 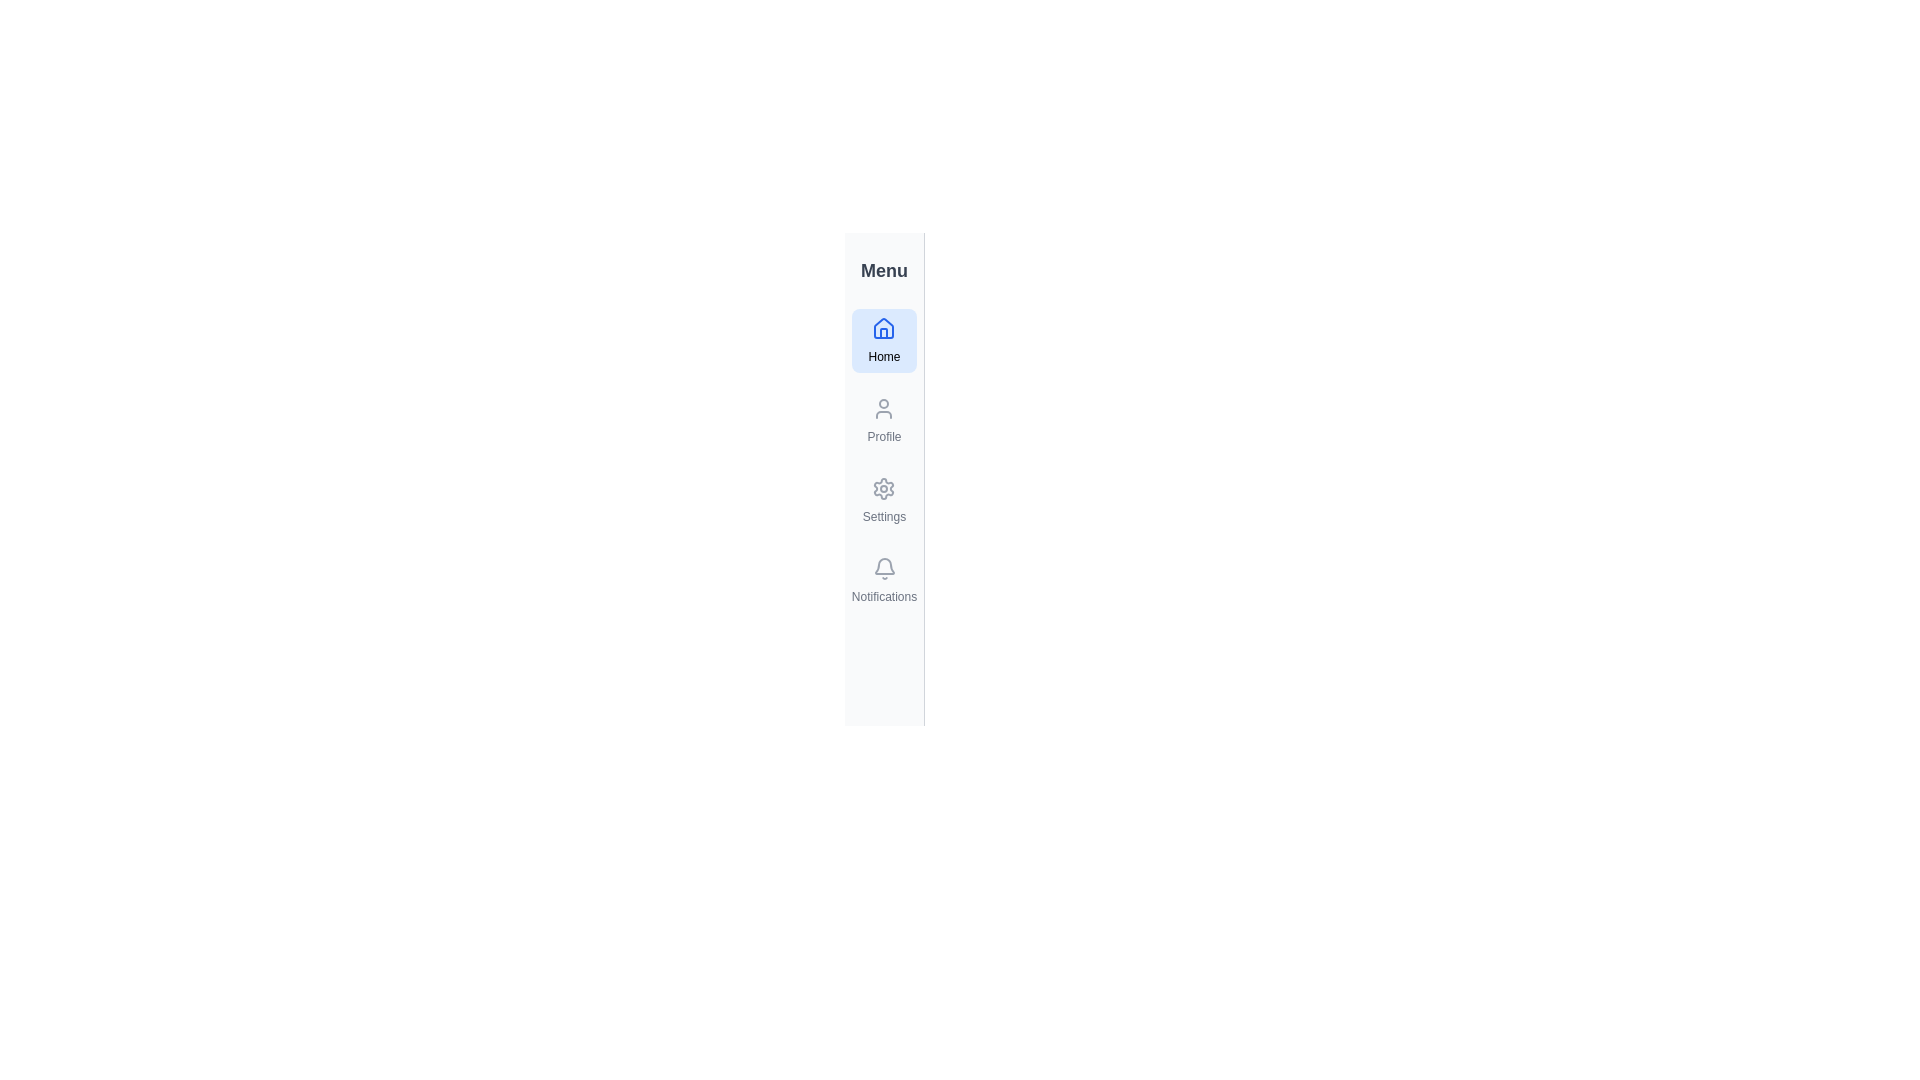 I want to click on the 'Notifications' button using tab navigation, so click(x=883, y=581).